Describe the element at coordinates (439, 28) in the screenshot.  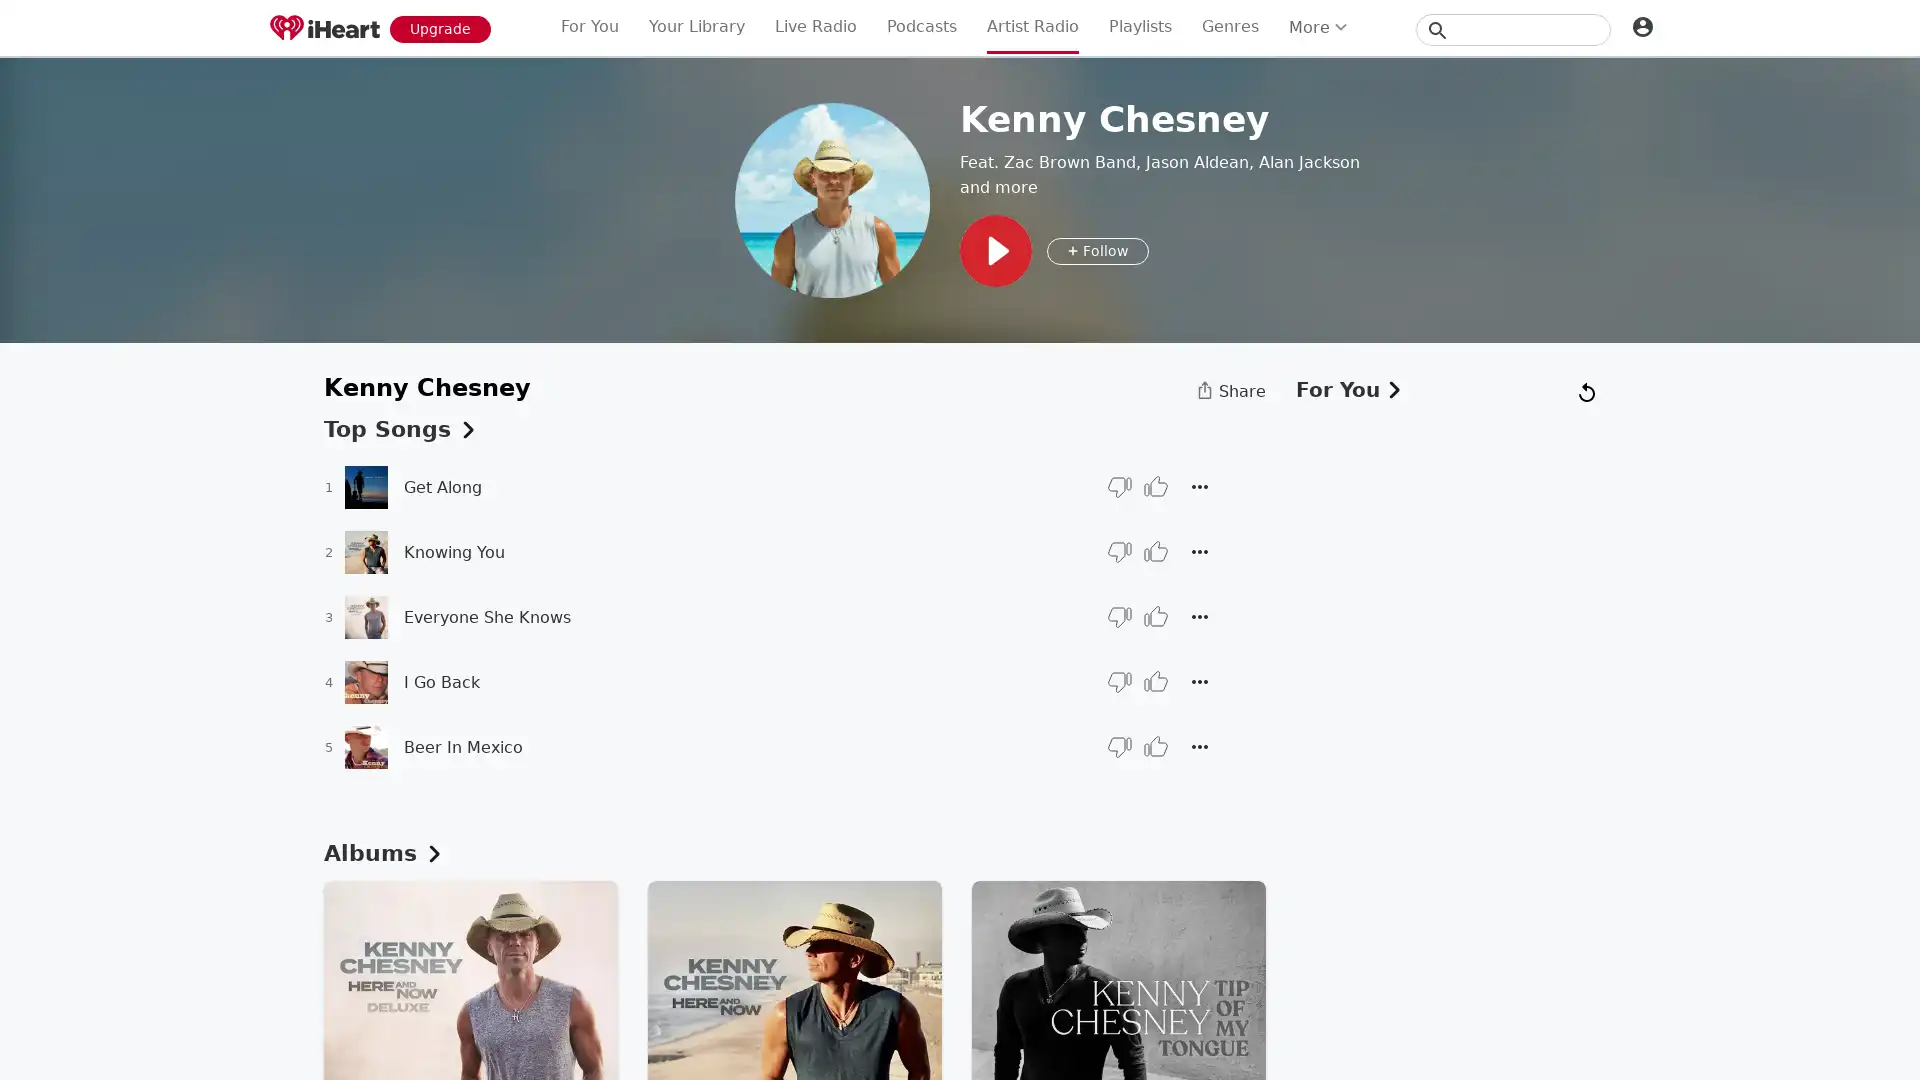
I see `Upgrade Now` at that location.